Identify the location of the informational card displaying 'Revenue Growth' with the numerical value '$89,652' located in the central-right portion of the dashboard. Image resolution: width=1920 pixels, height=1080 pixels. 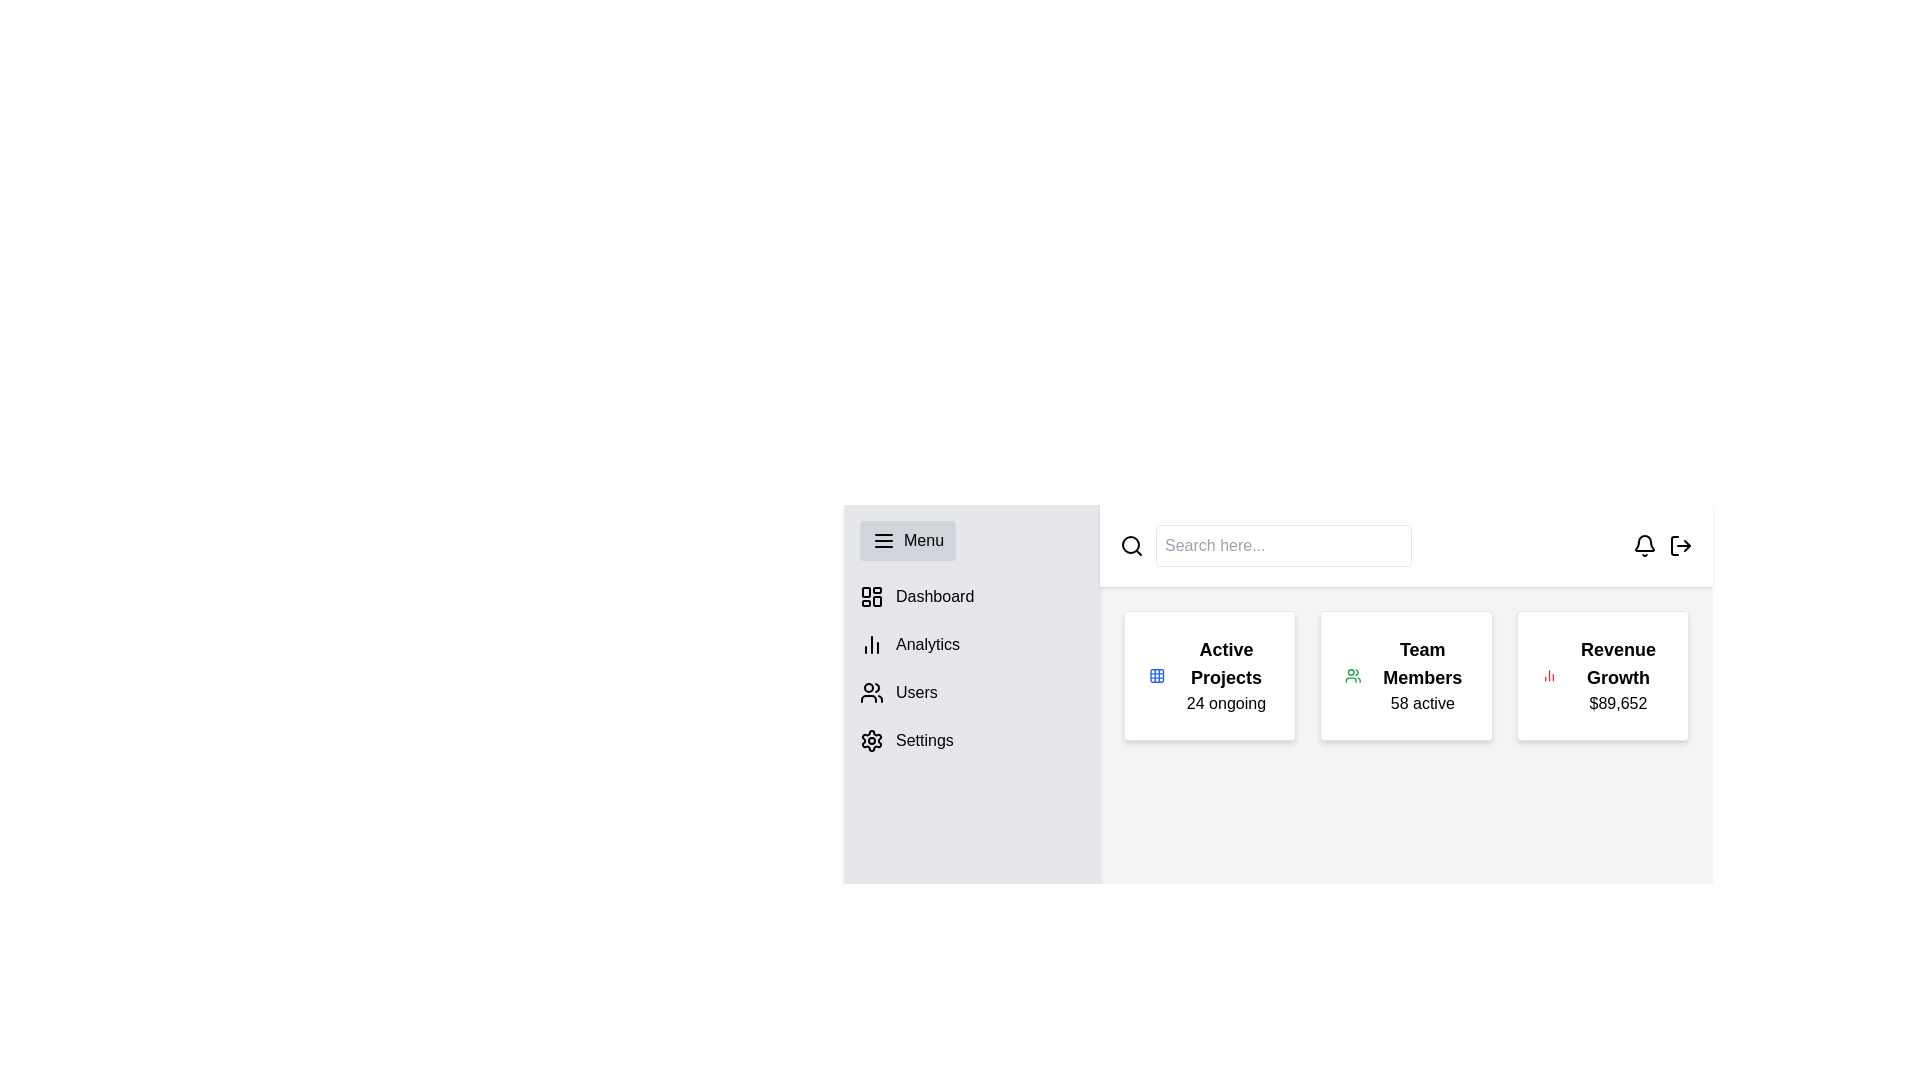
(1618, 675).